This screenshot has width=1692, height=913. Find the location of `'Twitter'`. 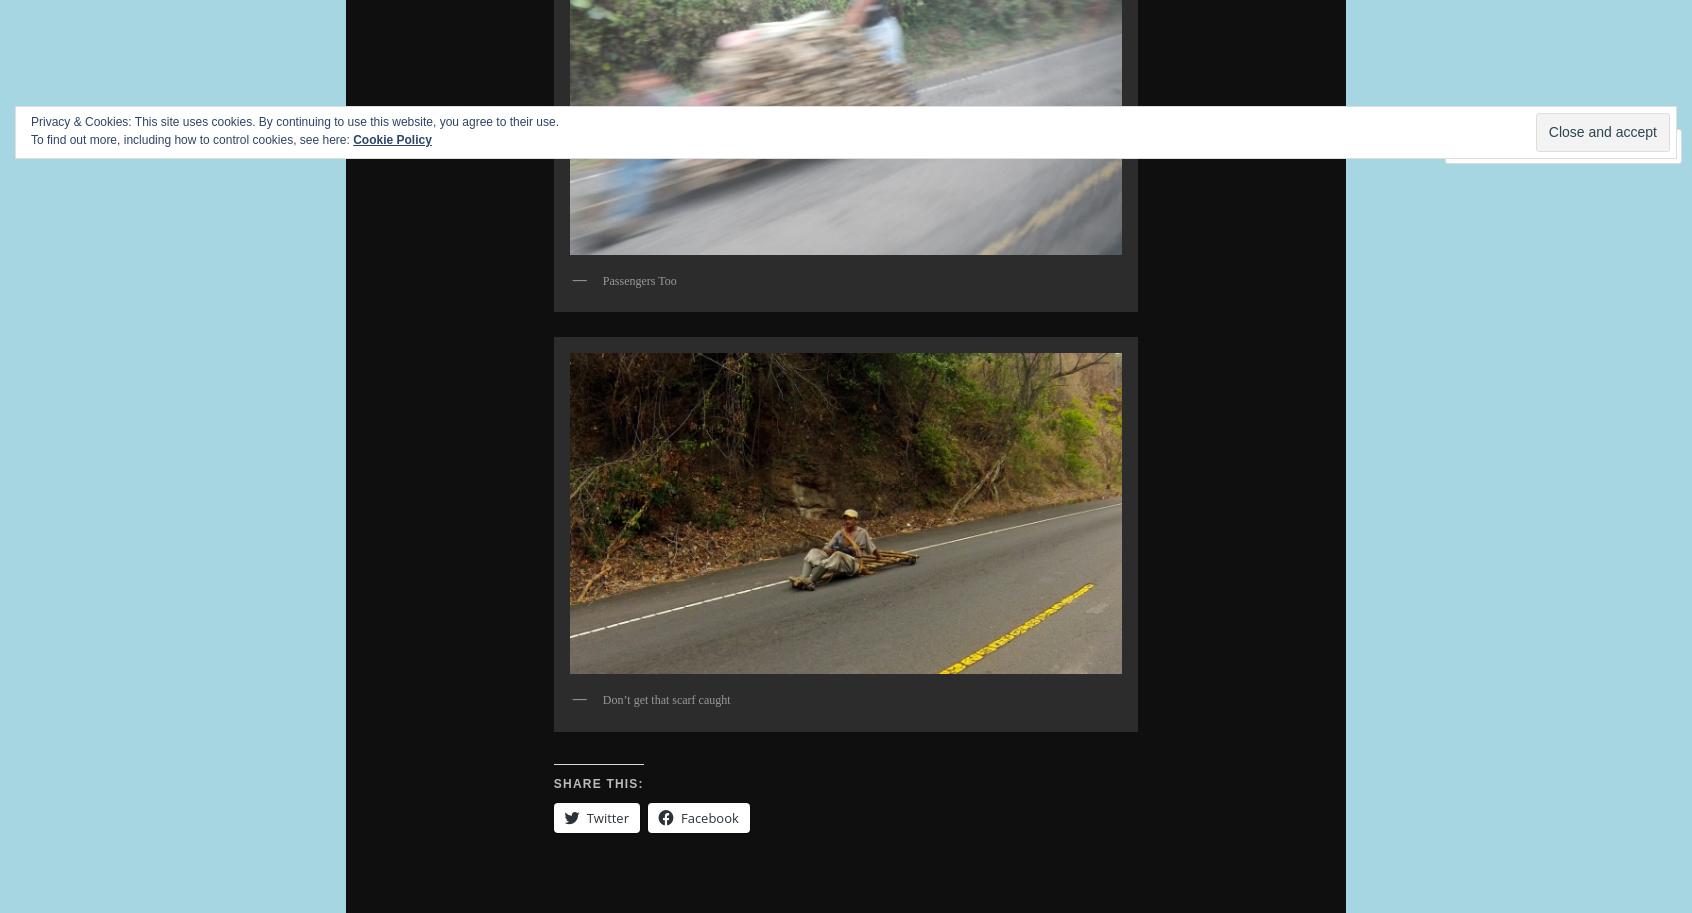

'Twitter' is located at coordinates (605, 816).